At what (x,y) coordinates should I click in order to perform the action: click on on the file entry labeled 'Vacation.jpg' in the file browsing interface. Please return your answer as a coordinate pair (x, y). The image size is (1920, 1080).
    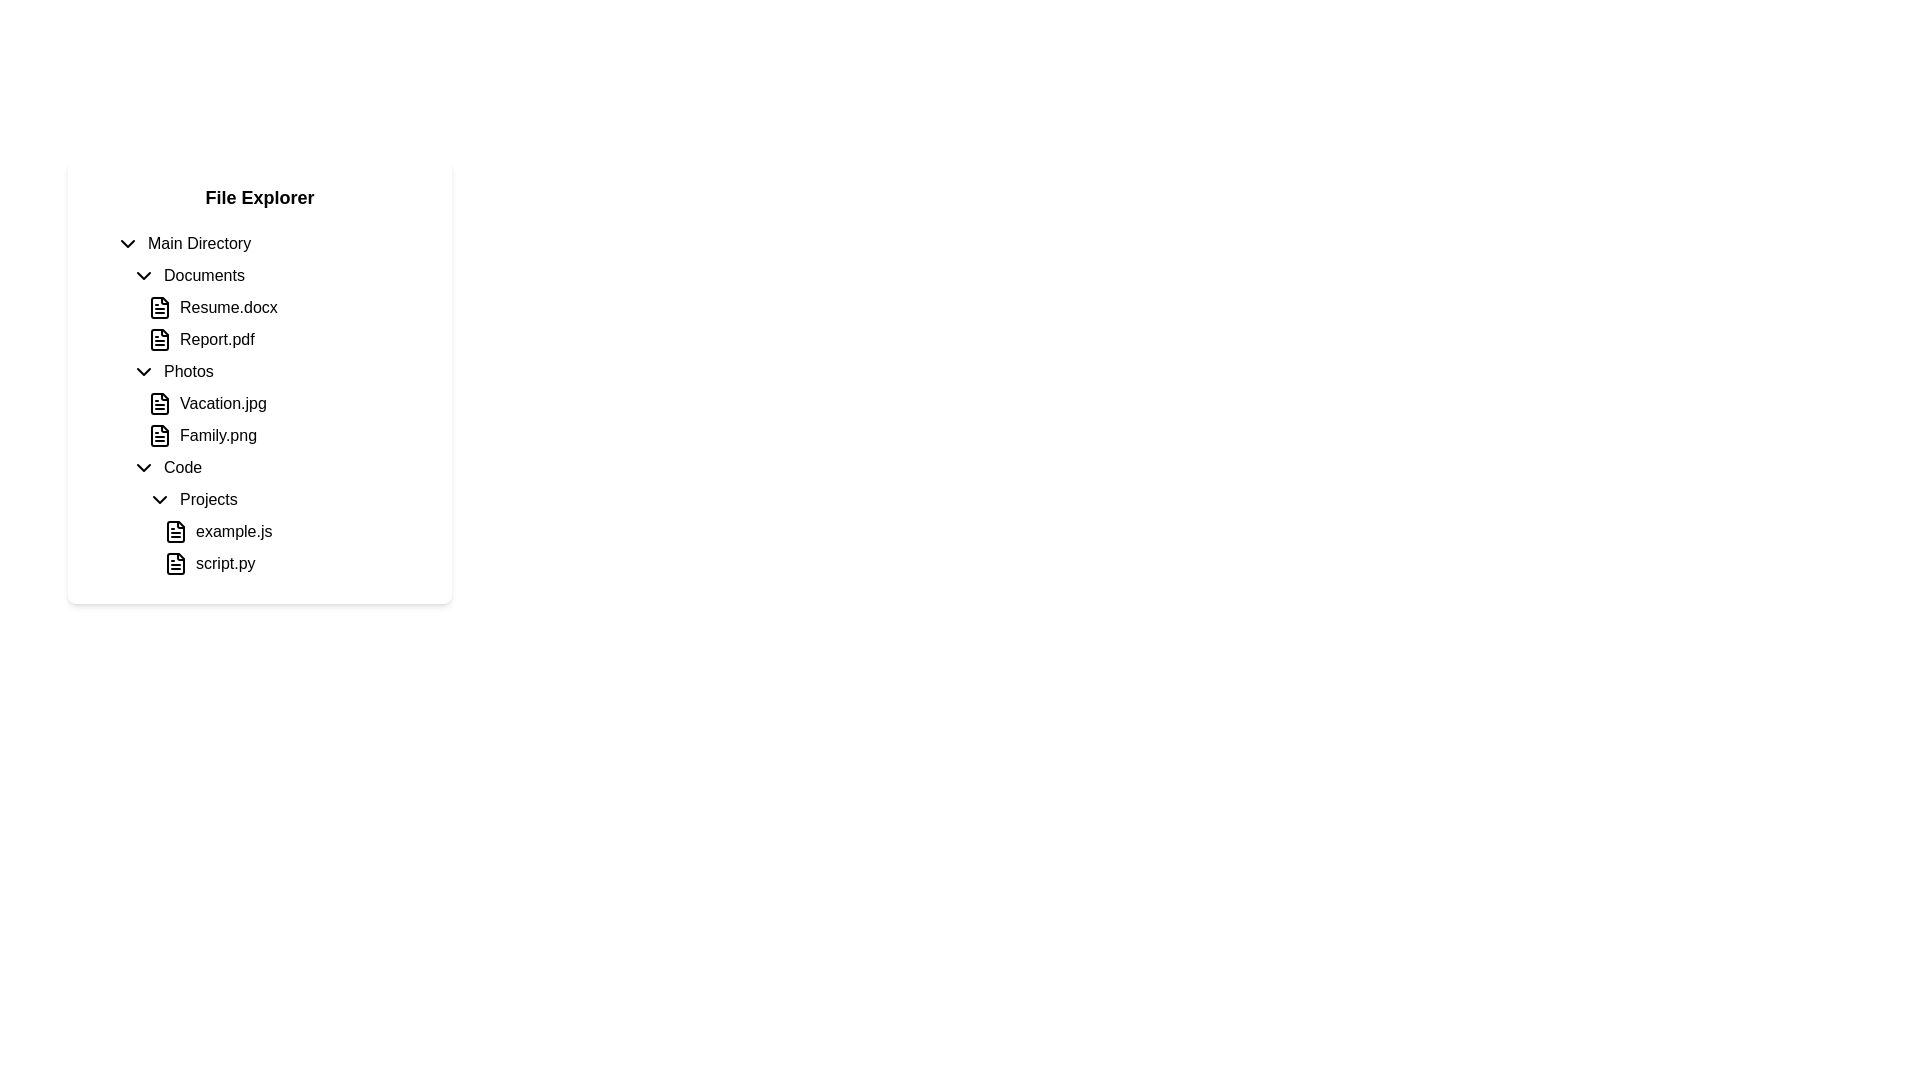
    Looking at the image, I should click on (267, 404).